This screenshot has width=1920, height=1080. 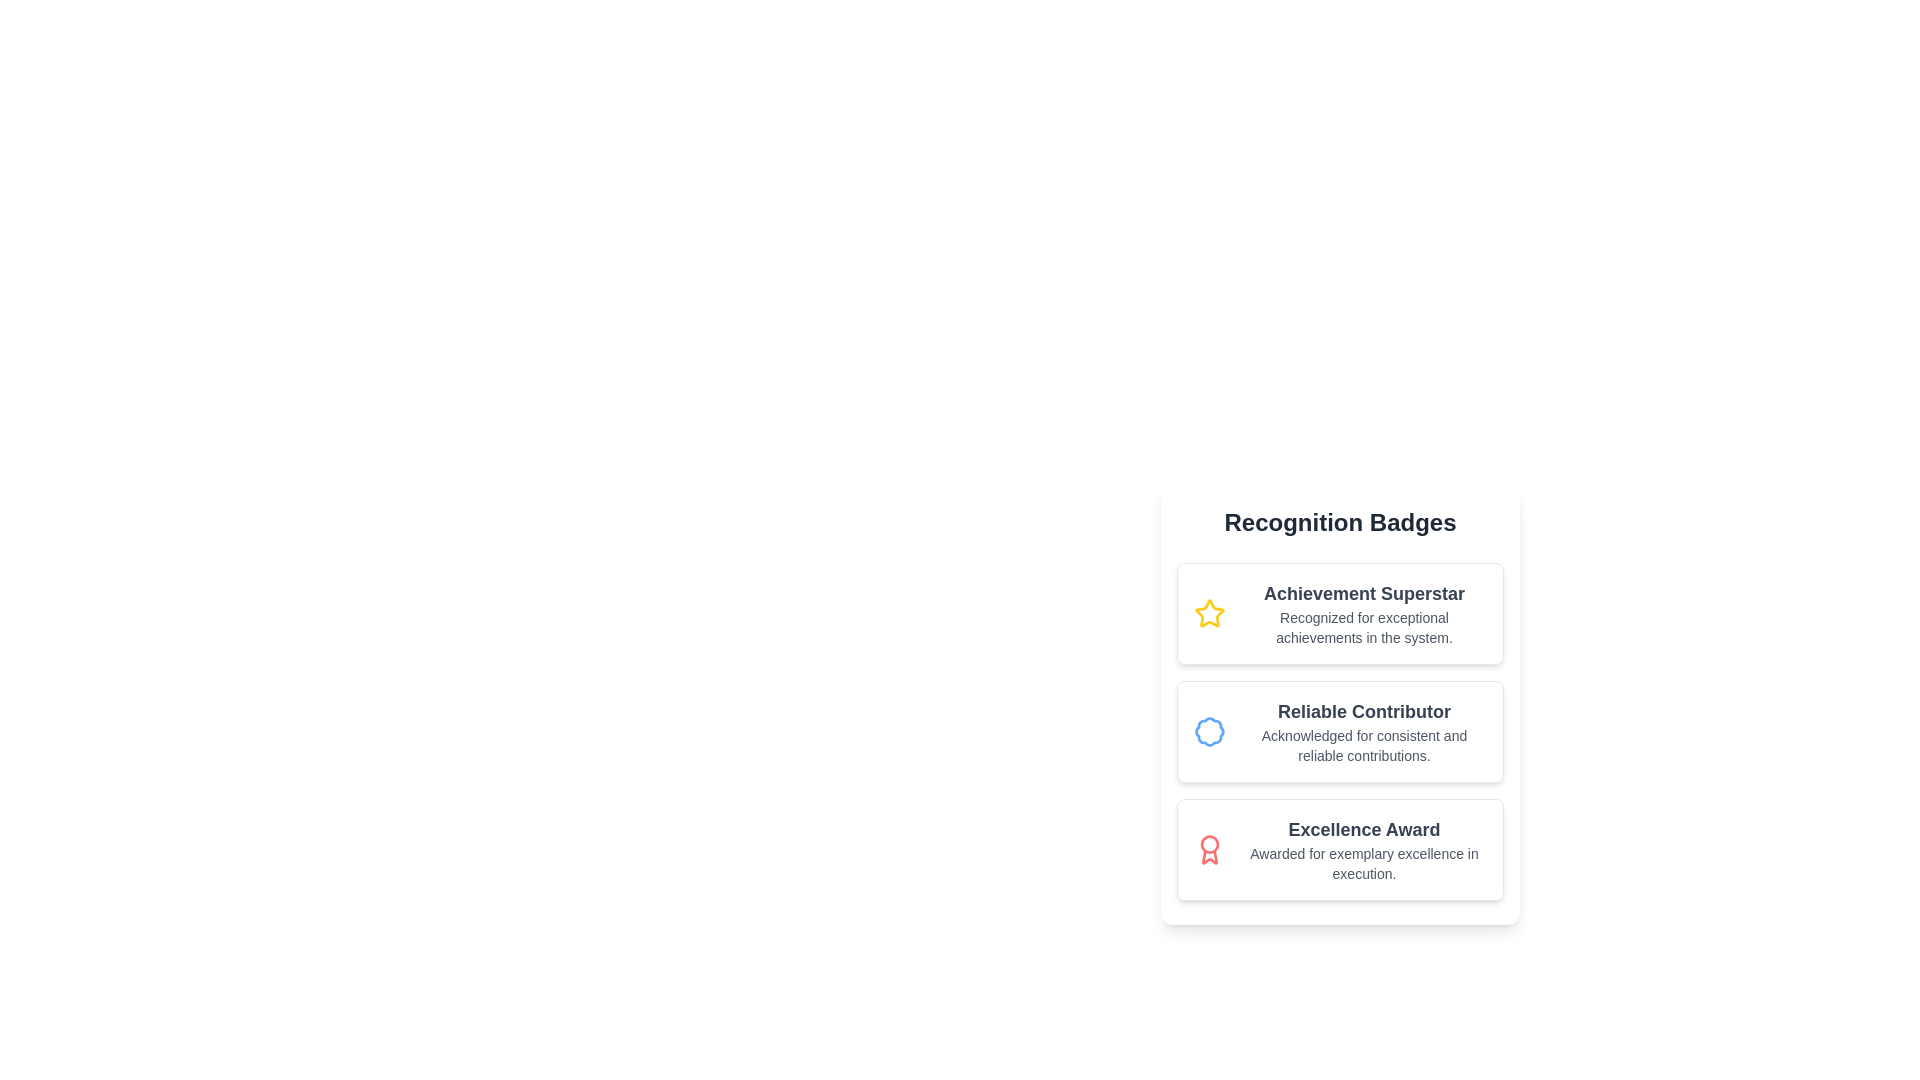 I want to click on the red award medallion icon for the 'Excellence Award' located, so click(x=1217, y=849).